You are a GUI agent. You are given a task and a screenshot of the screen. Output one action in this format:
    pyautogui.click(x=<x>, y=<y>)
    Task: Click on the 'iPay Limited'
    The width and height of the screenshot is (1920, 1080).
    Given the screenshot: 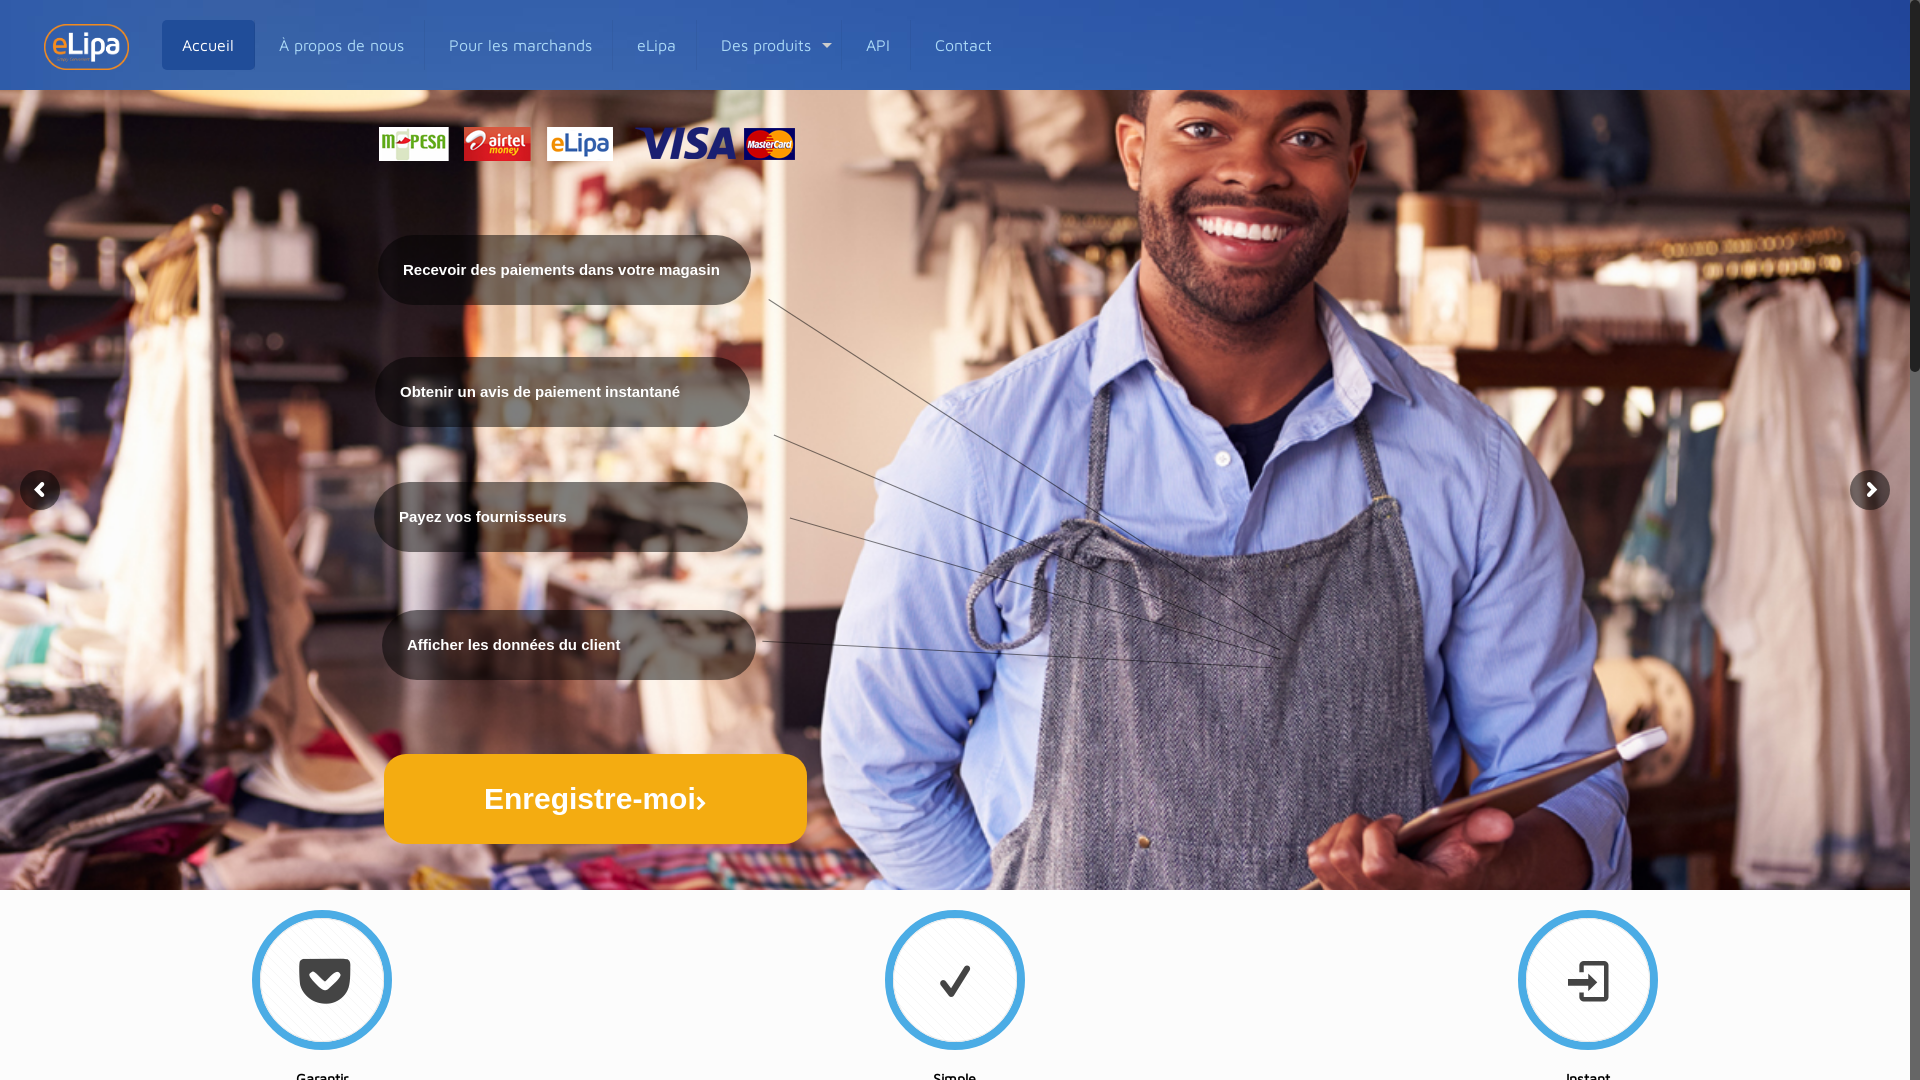 What is the action you would take?
    pyautogui.click(x=85, y=45)
    